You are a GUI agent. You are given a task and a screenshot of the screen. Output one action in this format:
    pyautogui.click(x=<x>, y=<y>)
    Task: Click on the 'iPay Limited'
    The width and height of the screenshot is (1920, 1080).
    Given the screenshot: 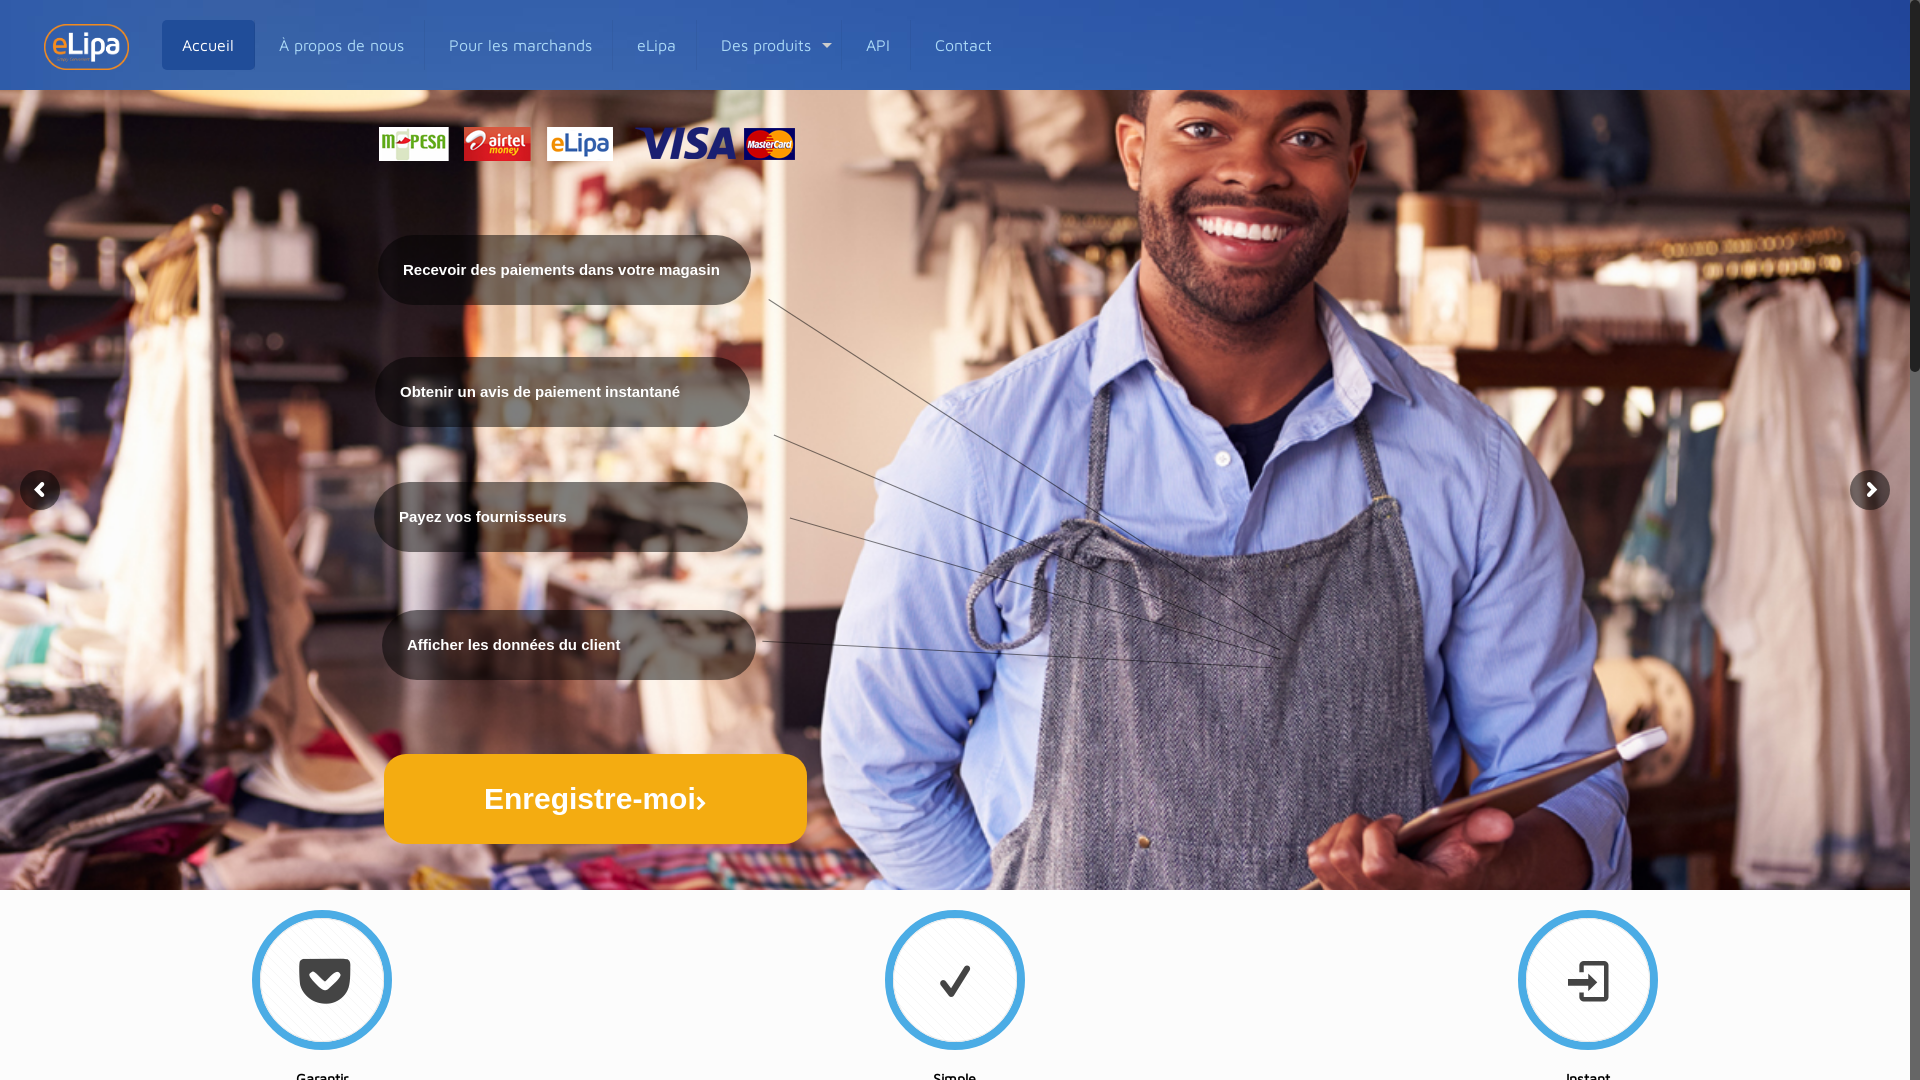 What is the action you would take?
    pyautogui.click(x=85, y=45)
    